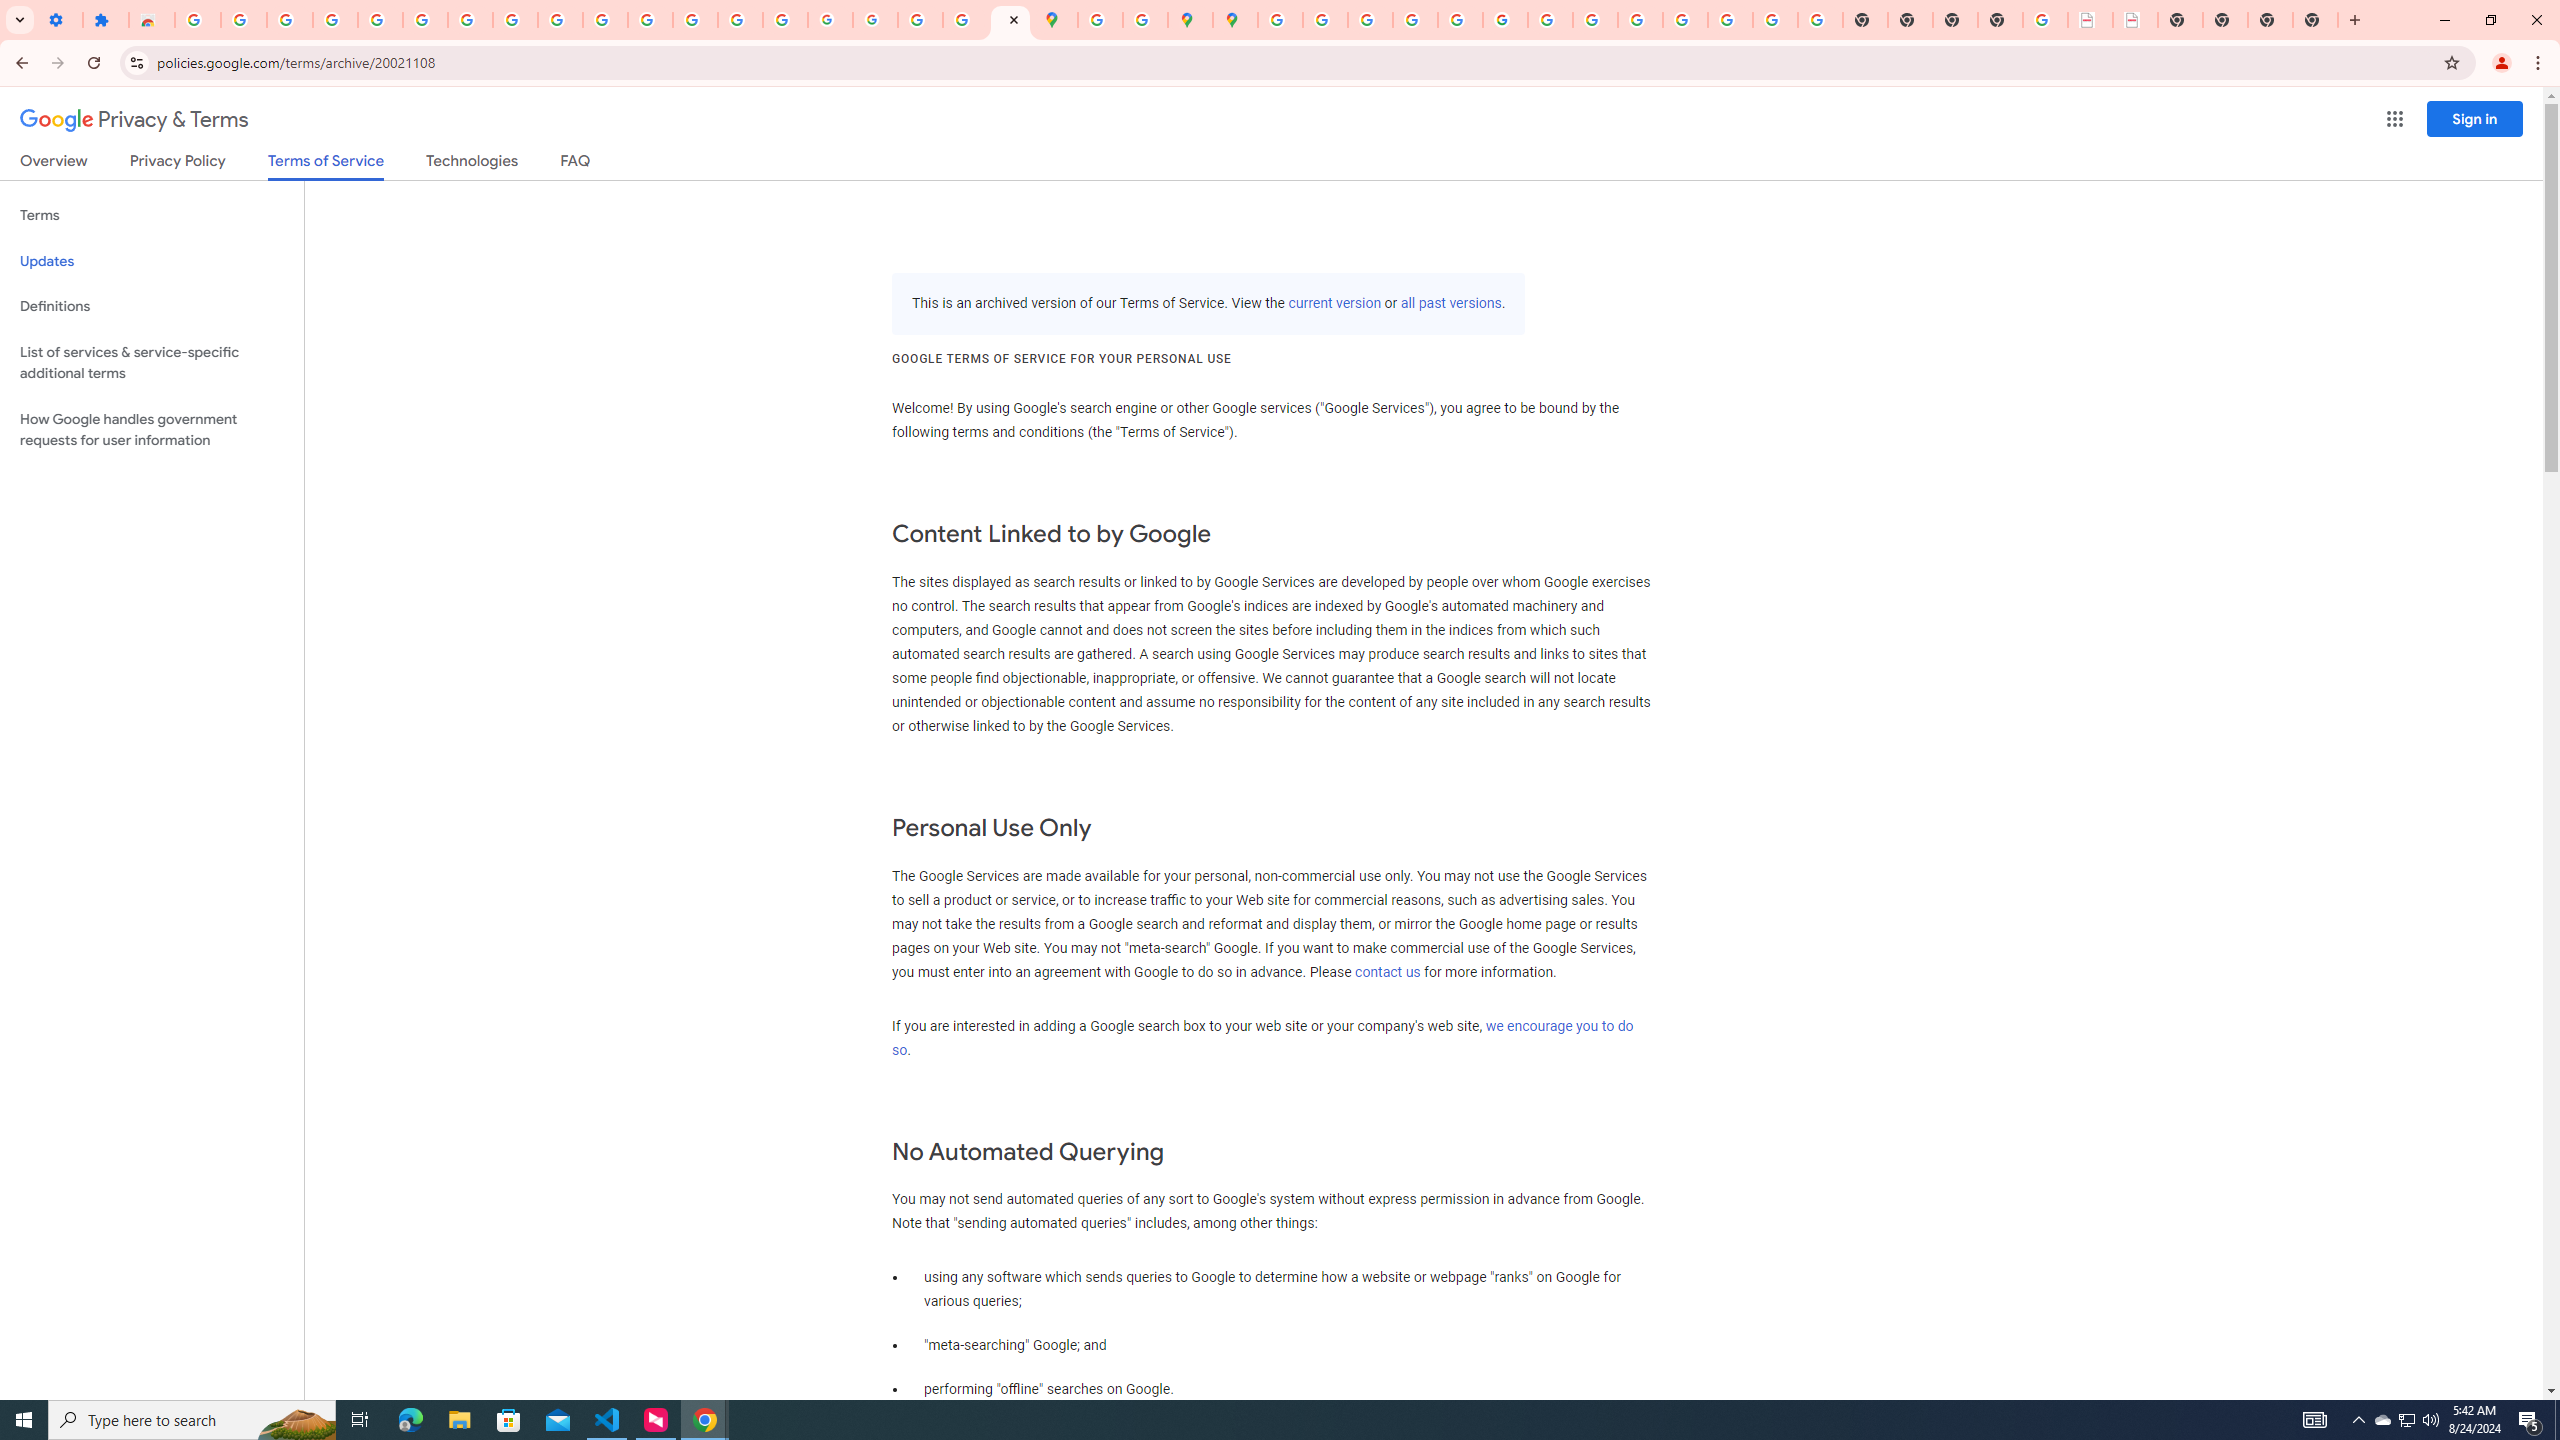 This screenshot has height=1440, width=2560. I want to click on 'Terms of Service', so click(325, 165).